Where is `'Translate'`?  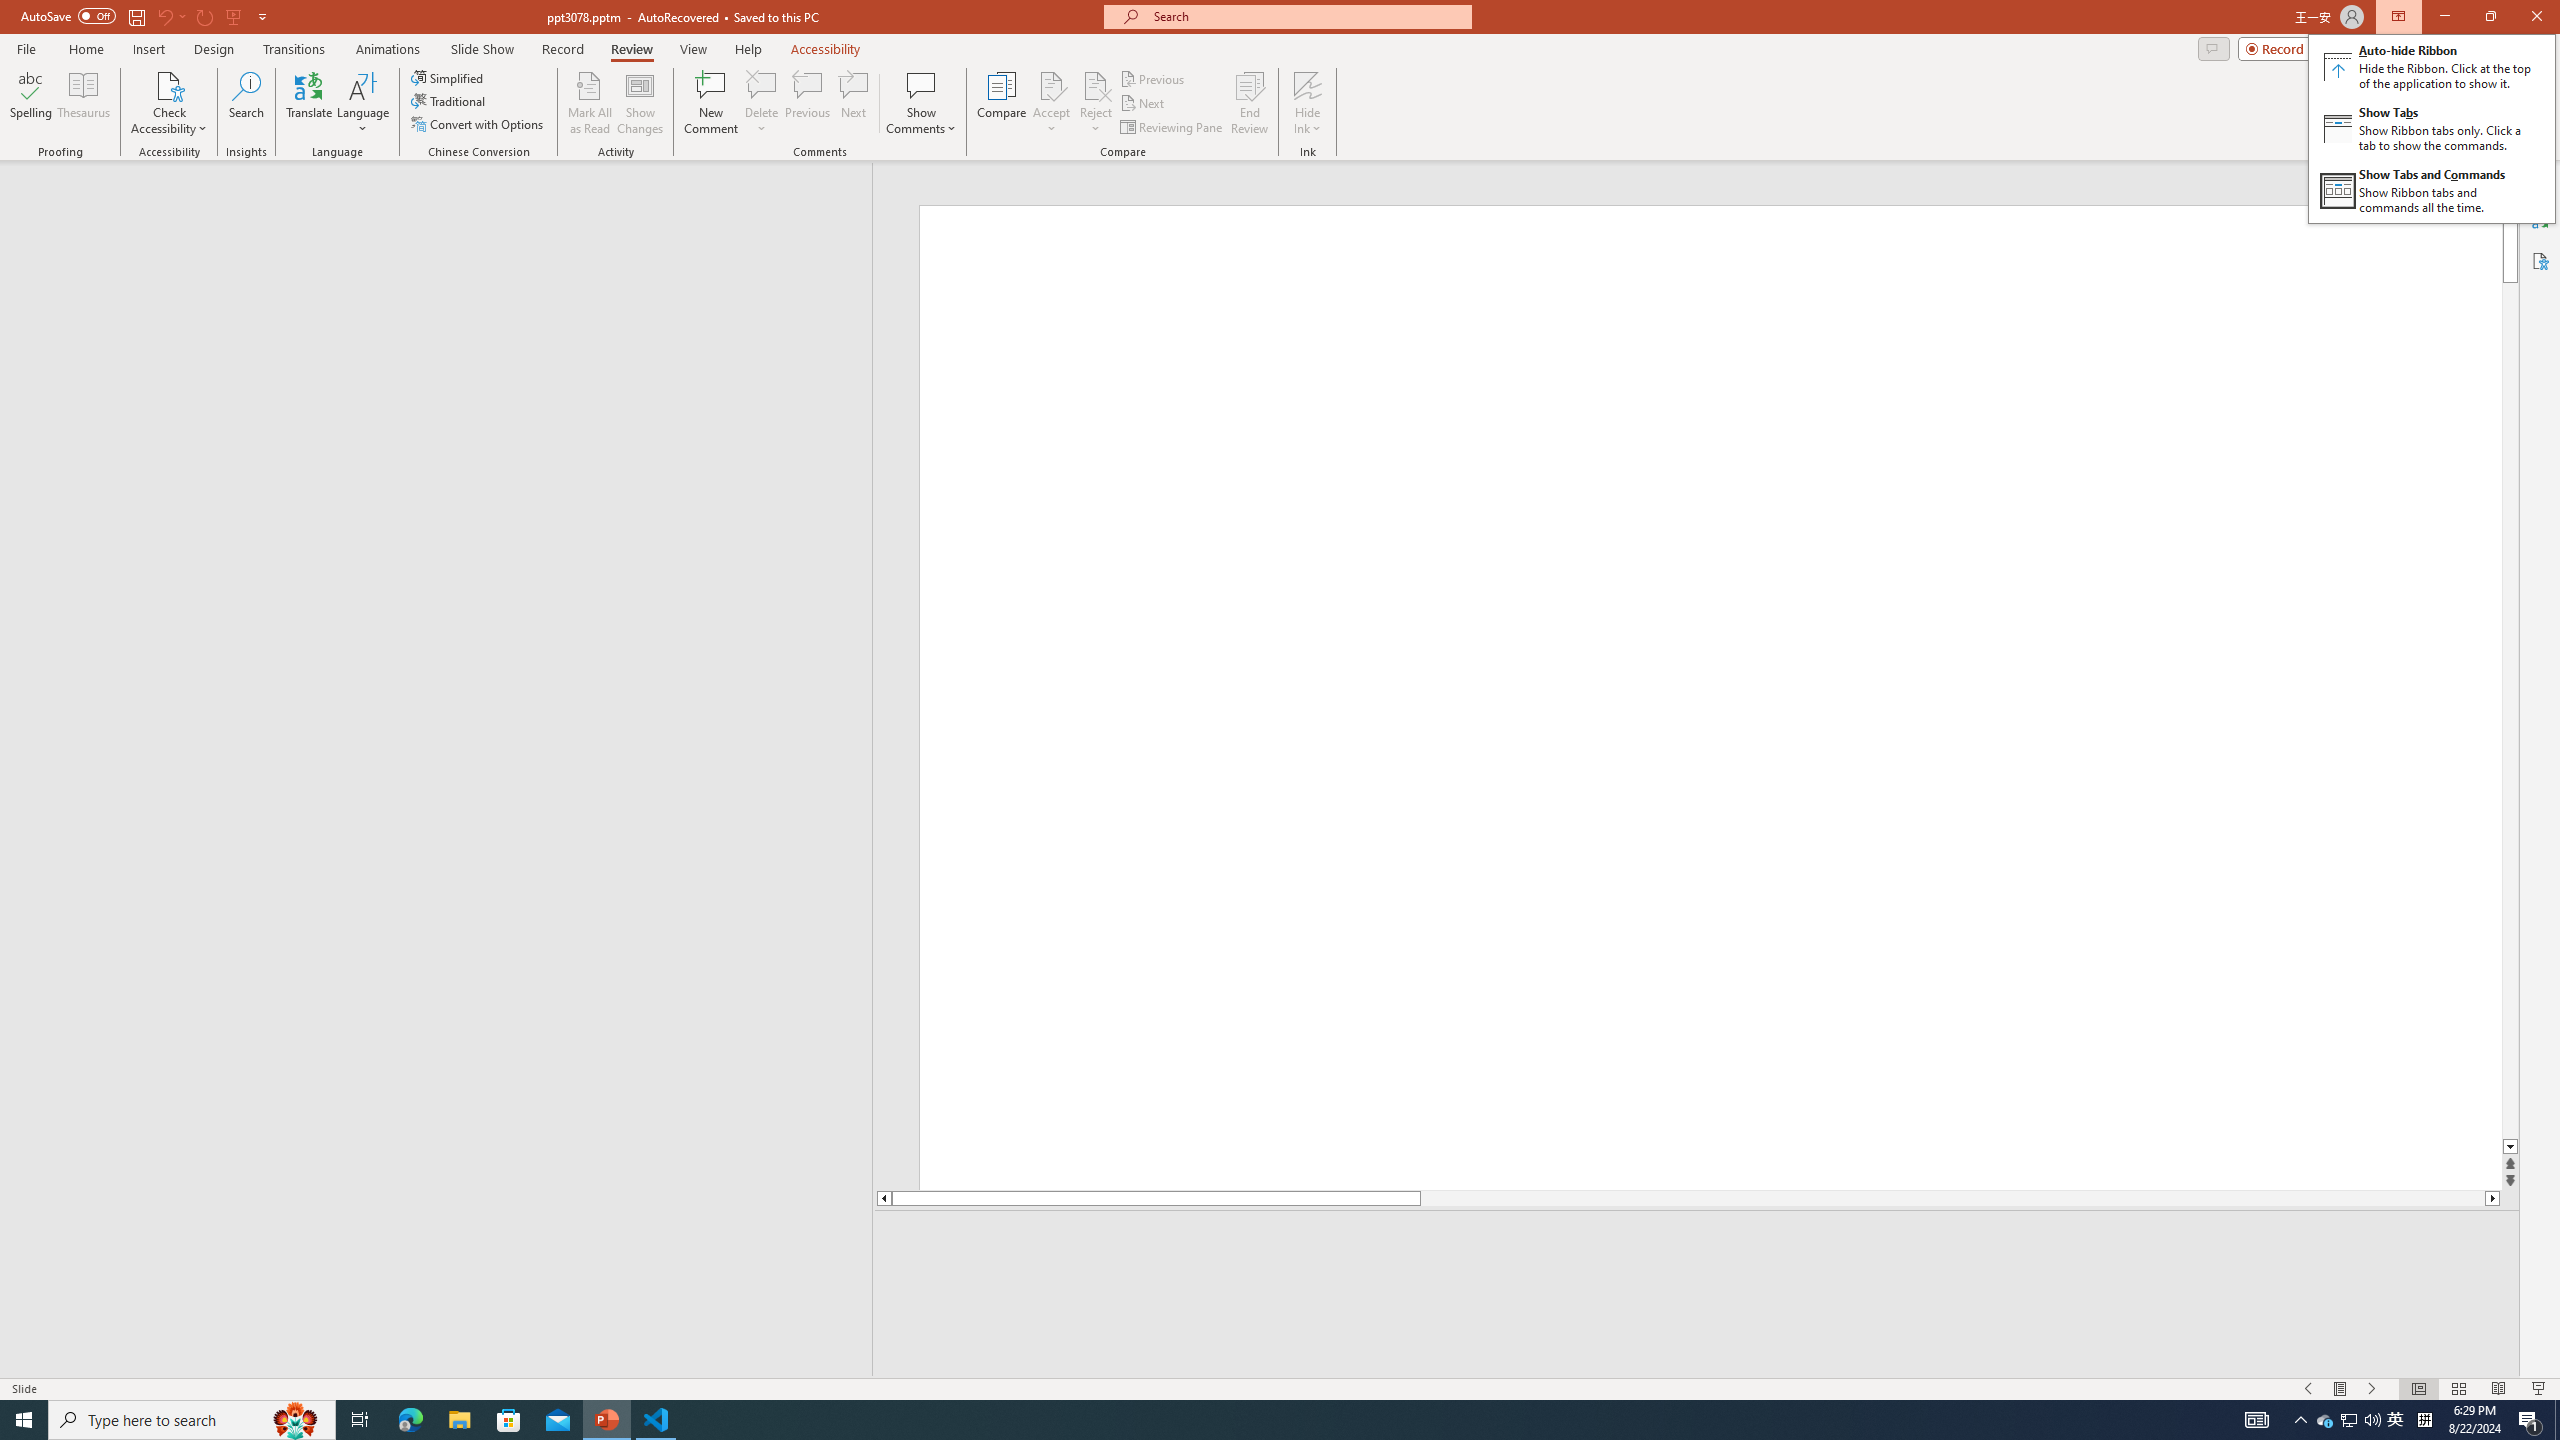
'Translate' is located at coordinates (309, 103).